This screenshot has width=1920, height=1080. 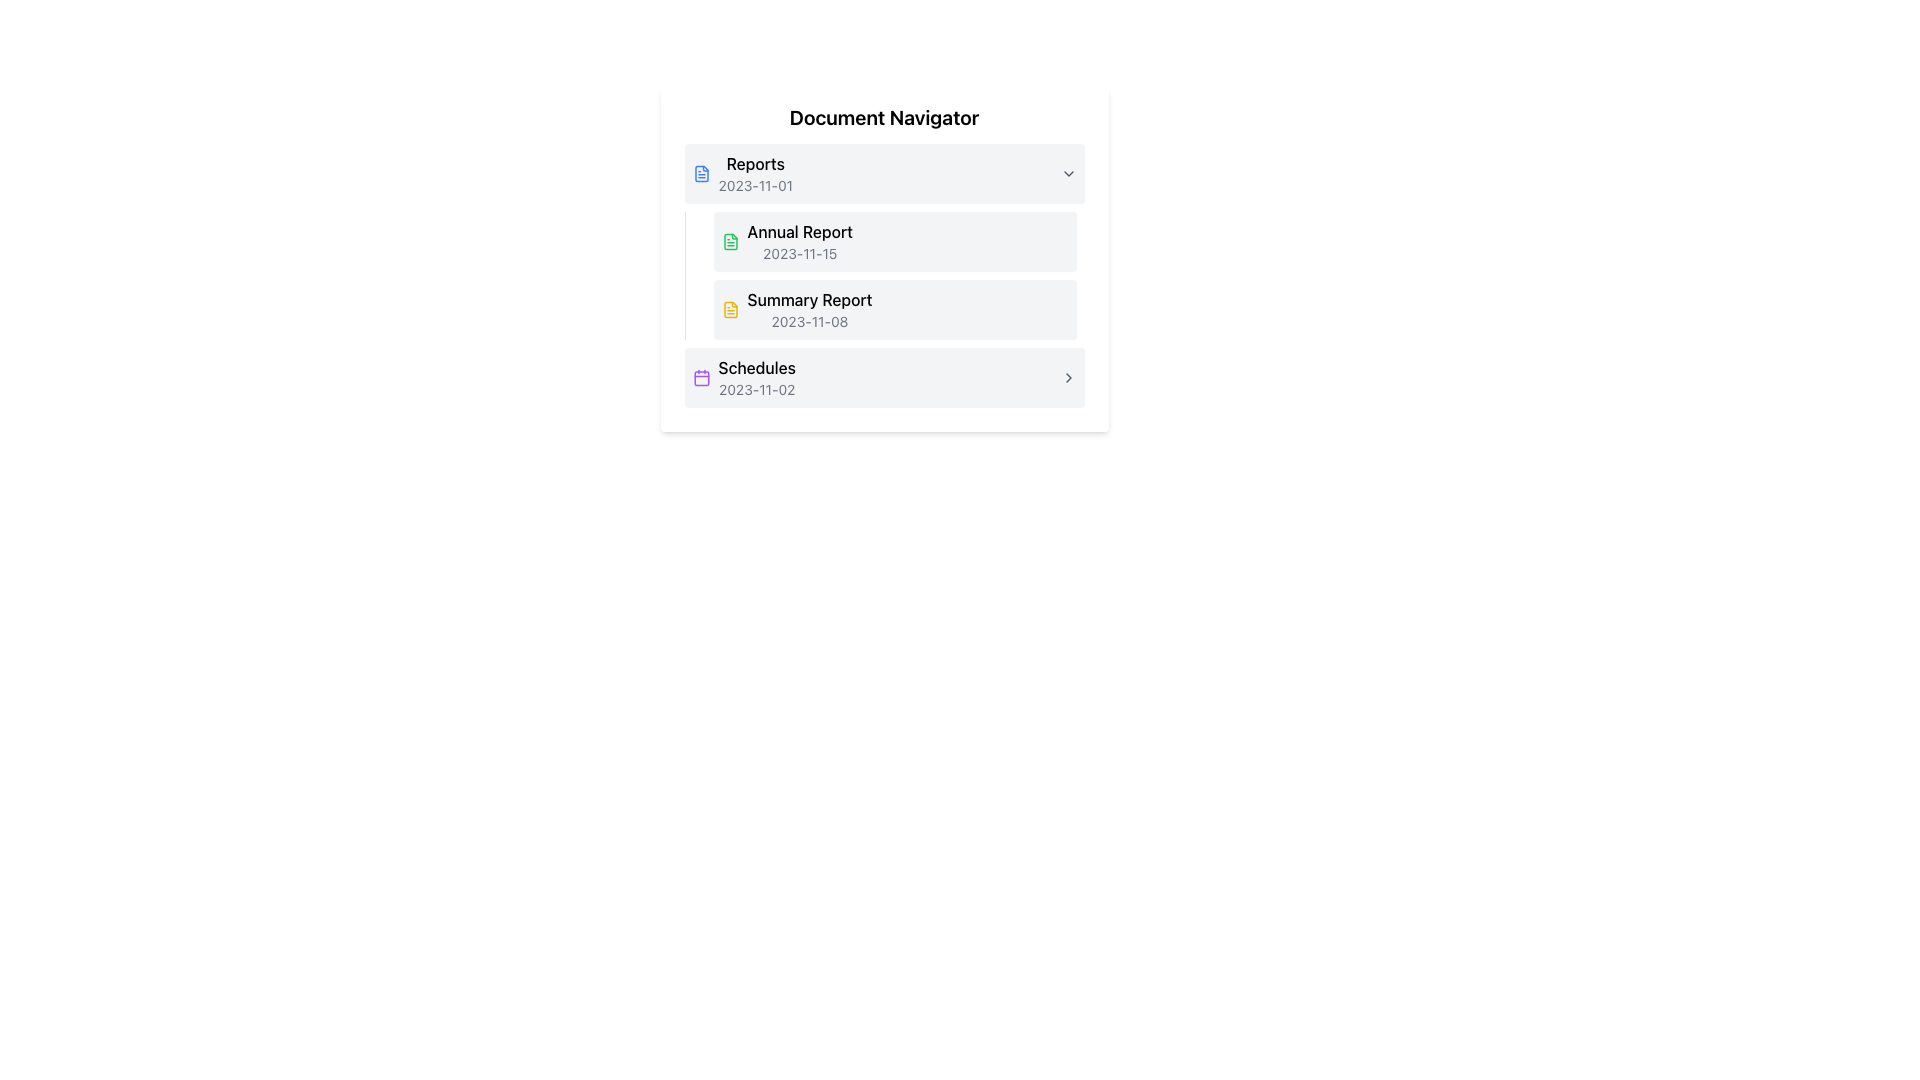 I want to click on the 'Annual Report' text label, which serves as a descriptive title in the navigation interface, so click(x=800, y=230).